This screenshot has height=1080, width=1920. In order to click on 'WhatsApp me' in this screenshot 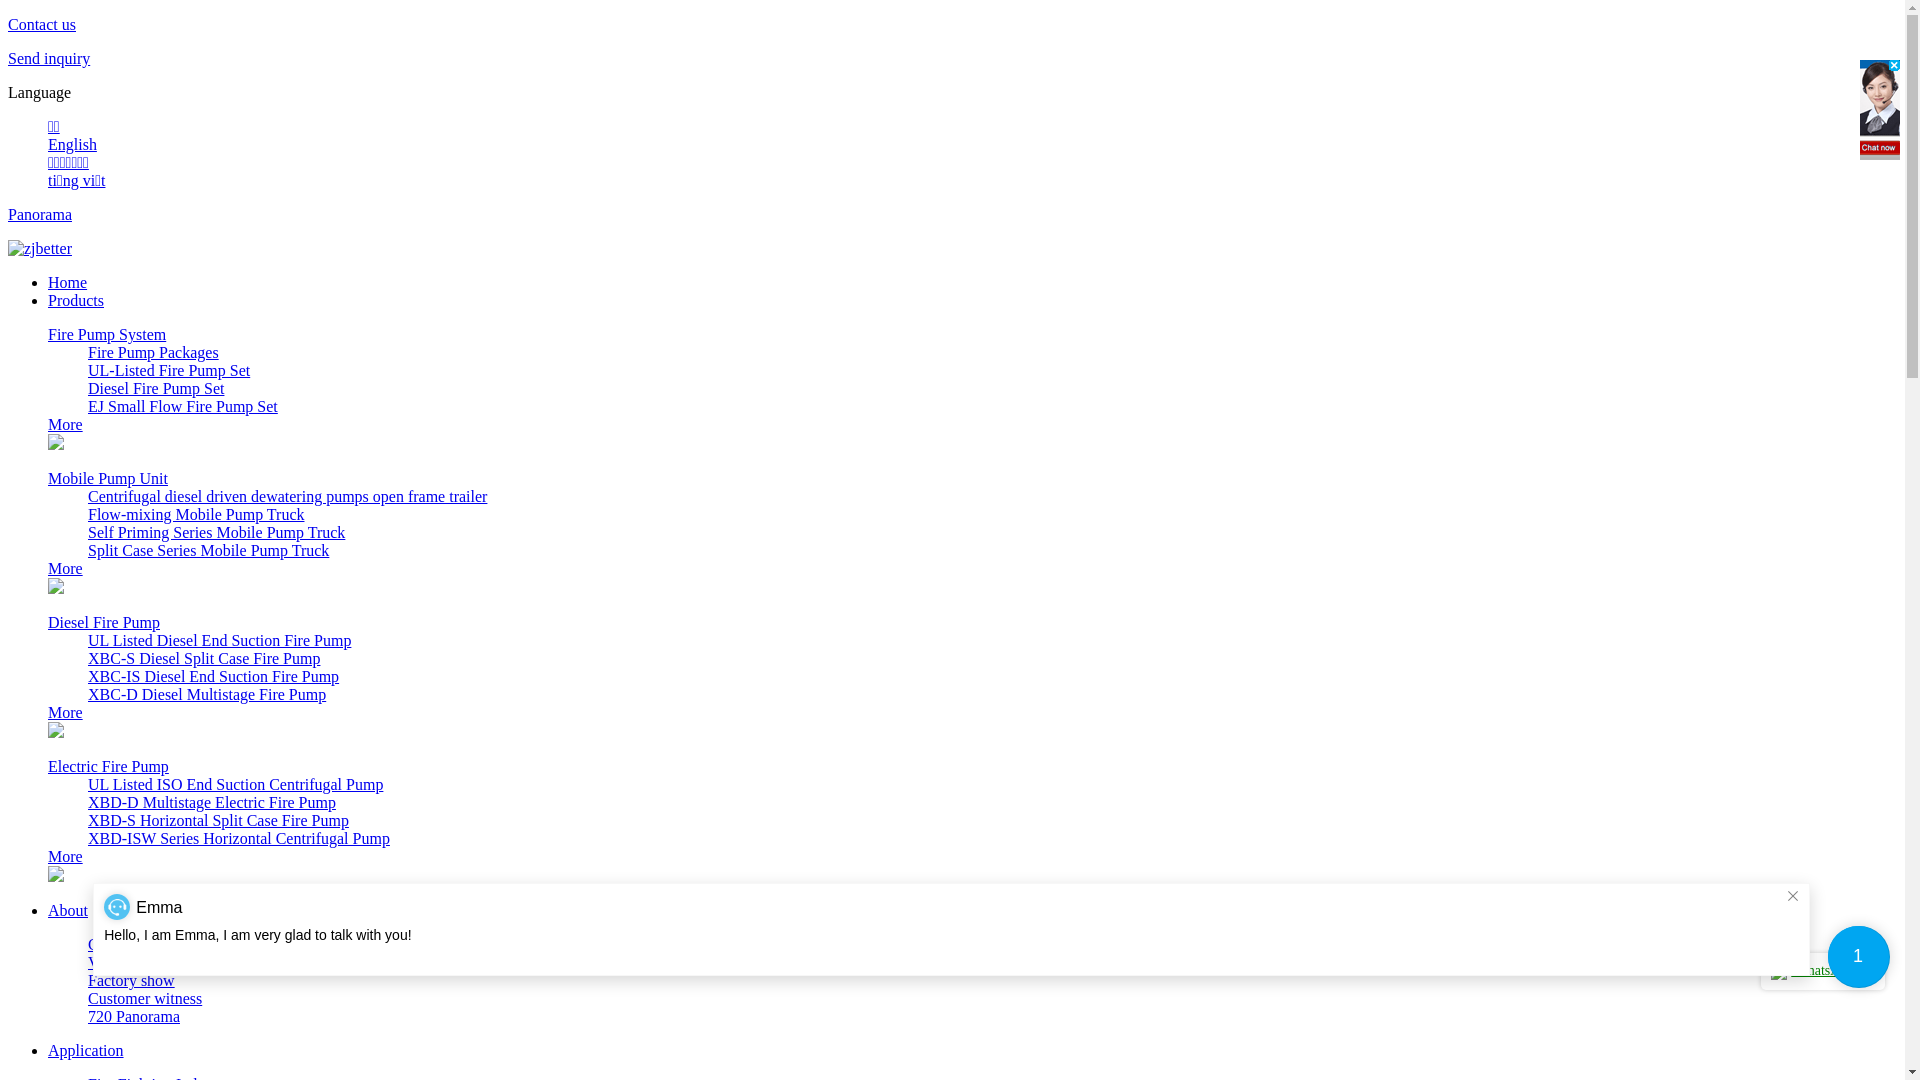, I will do `click(1823, 970)`.